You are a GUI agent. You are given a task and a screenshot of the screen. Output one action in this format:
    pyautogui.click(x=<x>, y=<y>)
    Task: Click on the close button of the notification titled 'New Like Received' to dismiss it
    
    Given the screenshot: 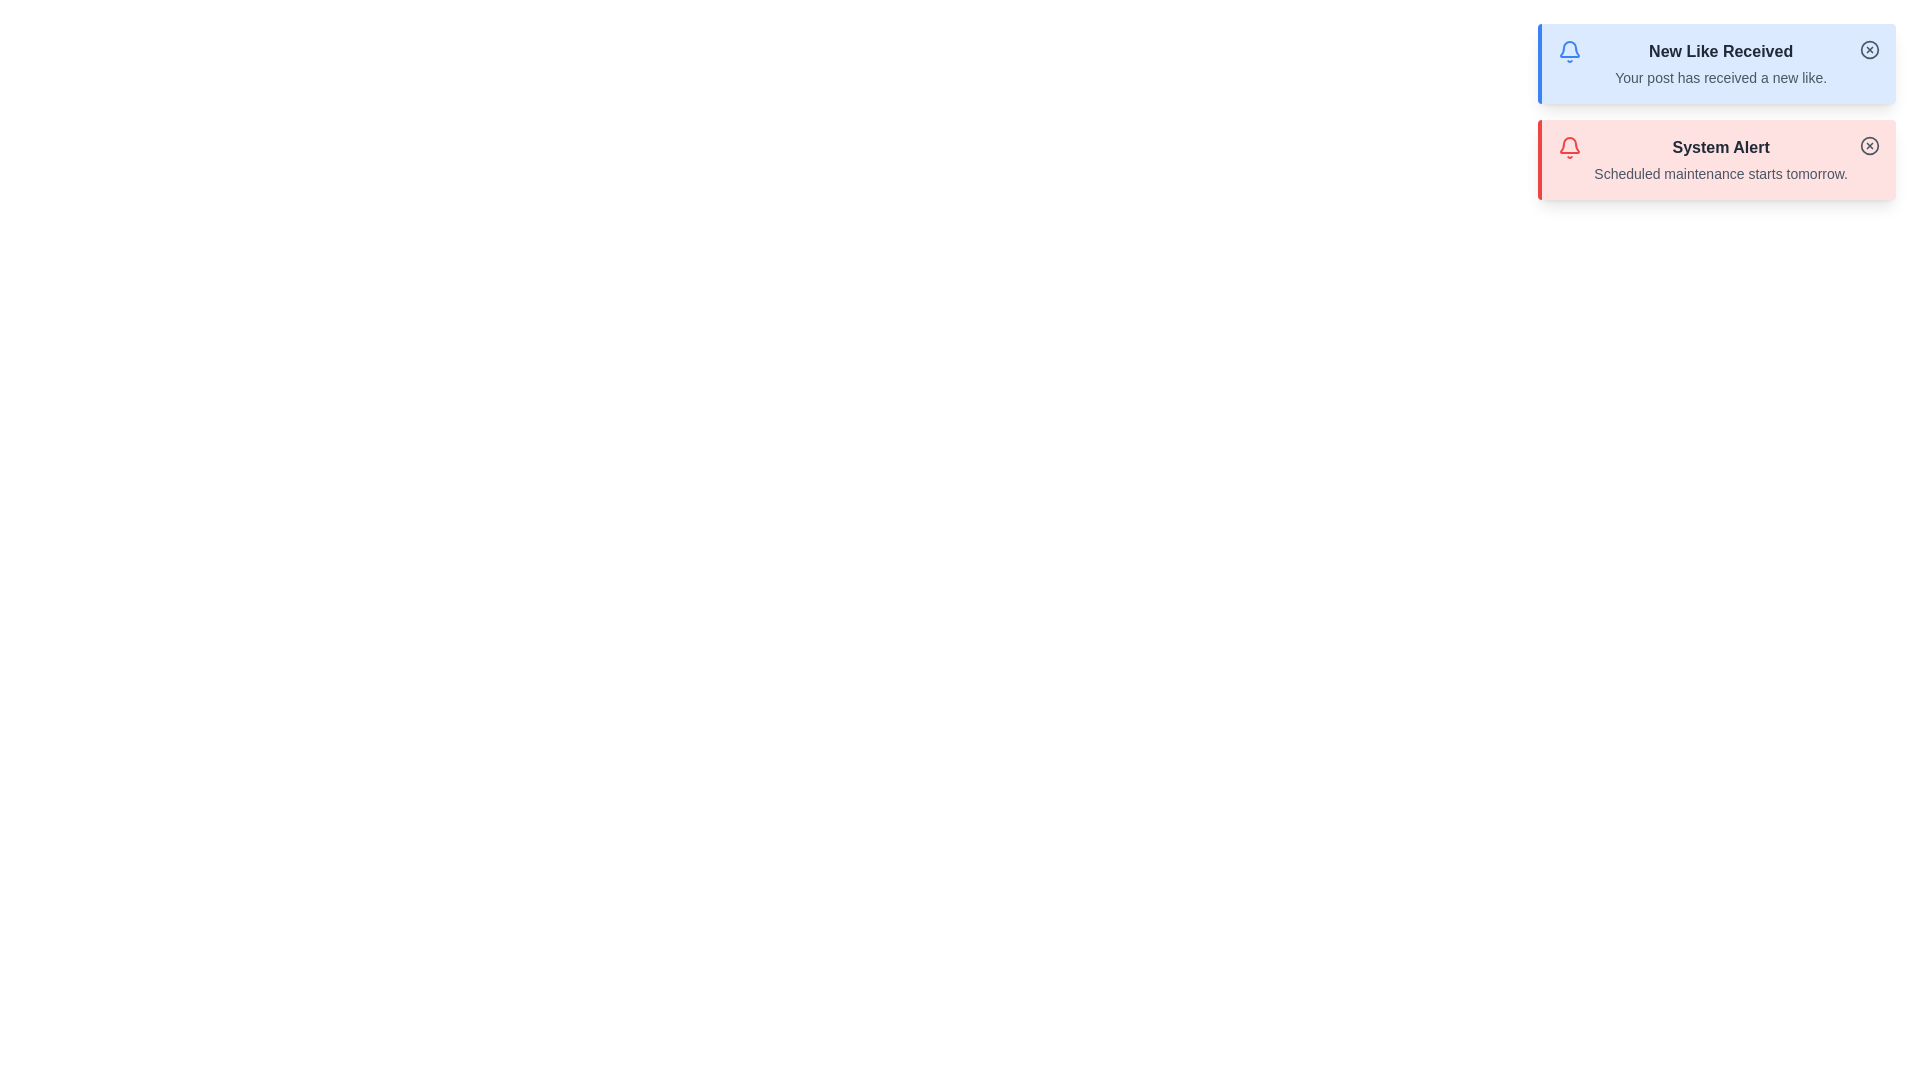 What is the action you would take?
    pyautogui.click(x=1869, y=49)
    